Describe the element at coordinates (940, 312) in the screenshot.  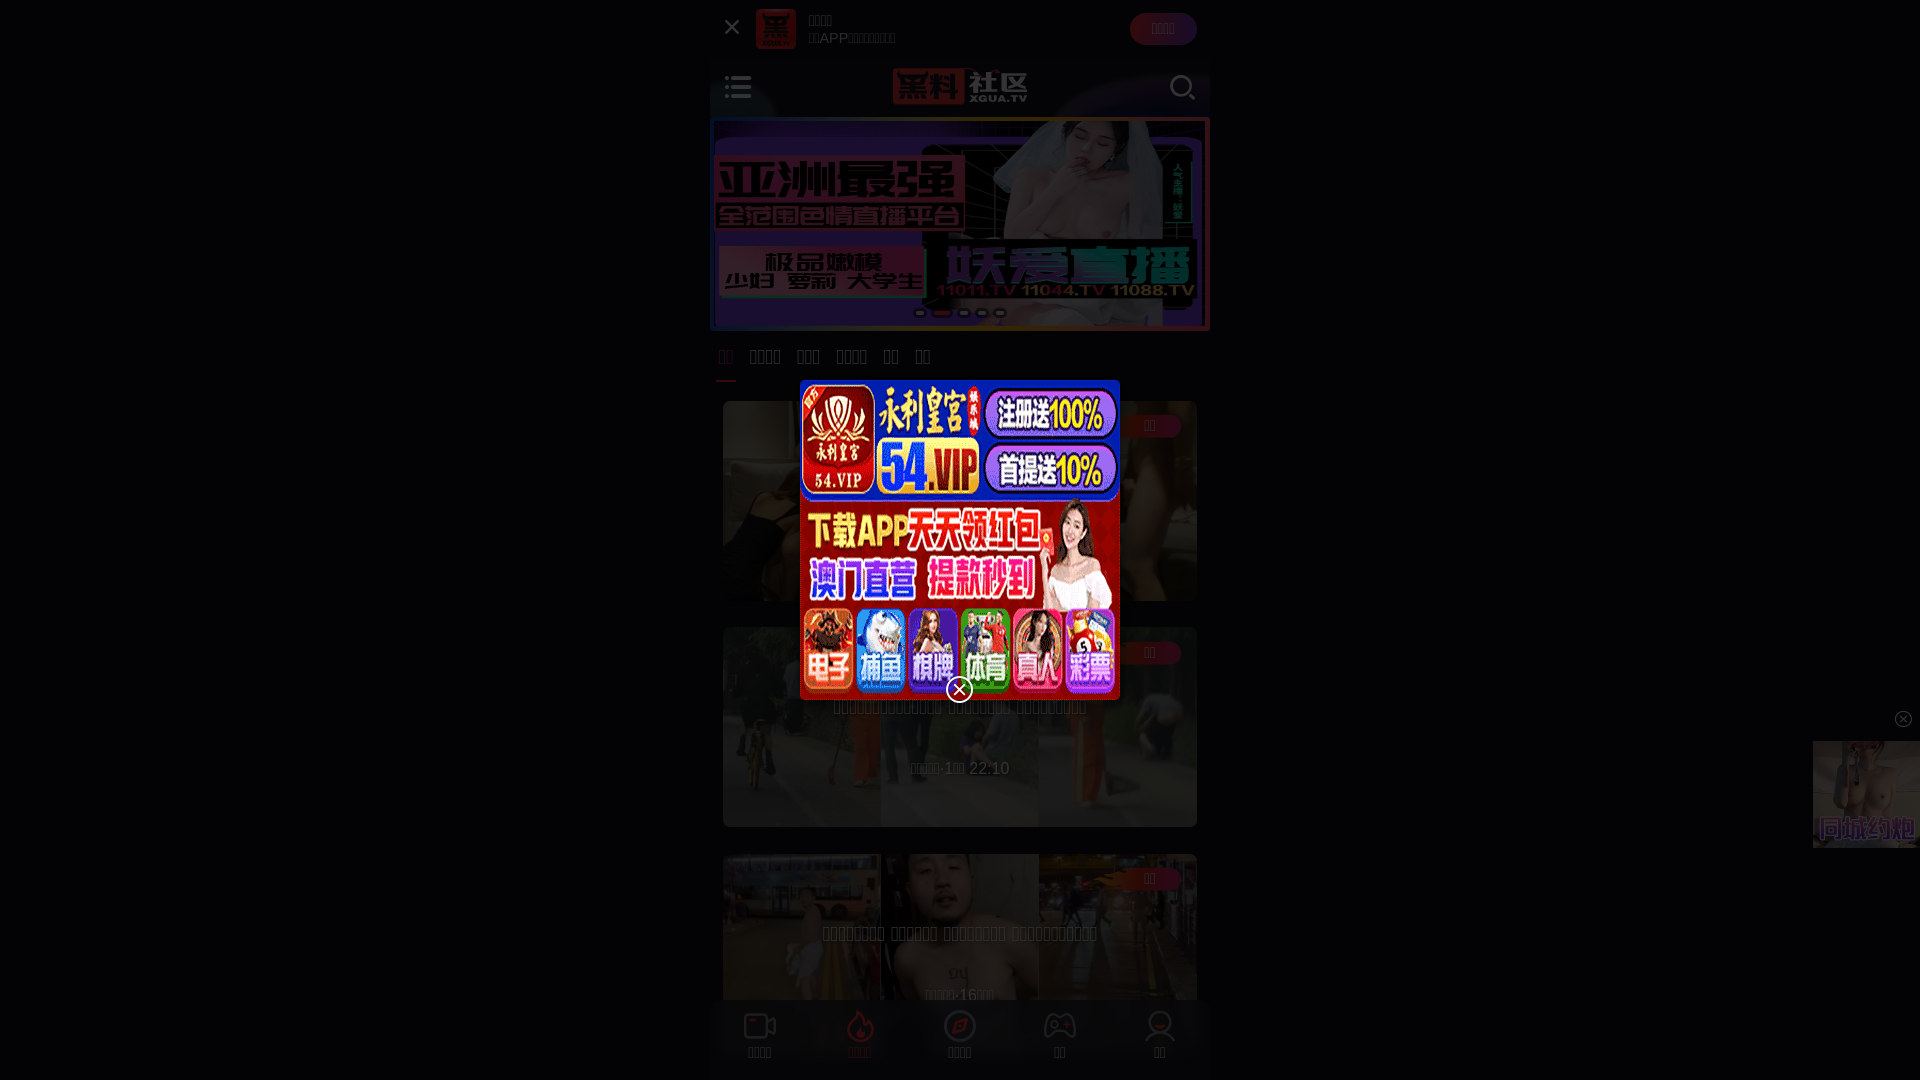
I see `'2'` at that location.